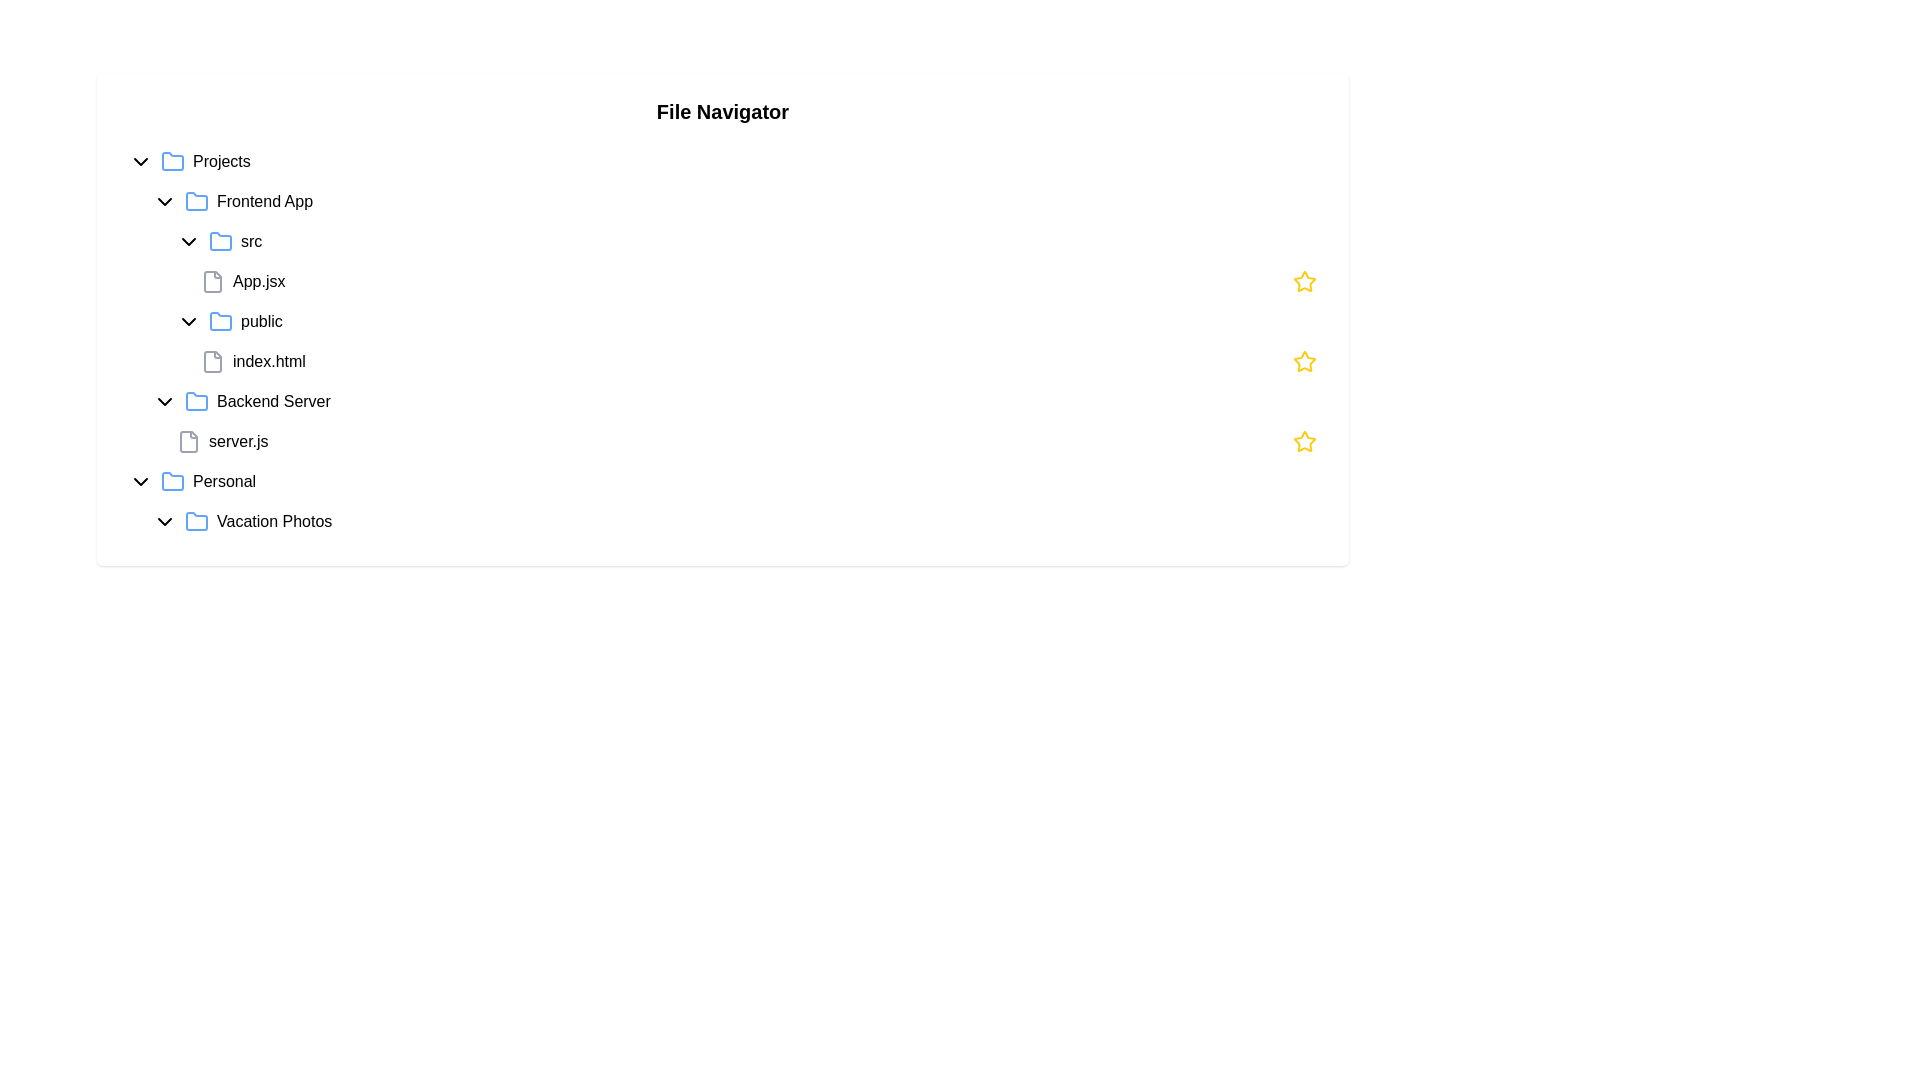  What do you see at coordinates (188, 441) in the screenshot?
I see `the file icon representing 'server.js' in the file navigator` at bounding box center [188, 441].